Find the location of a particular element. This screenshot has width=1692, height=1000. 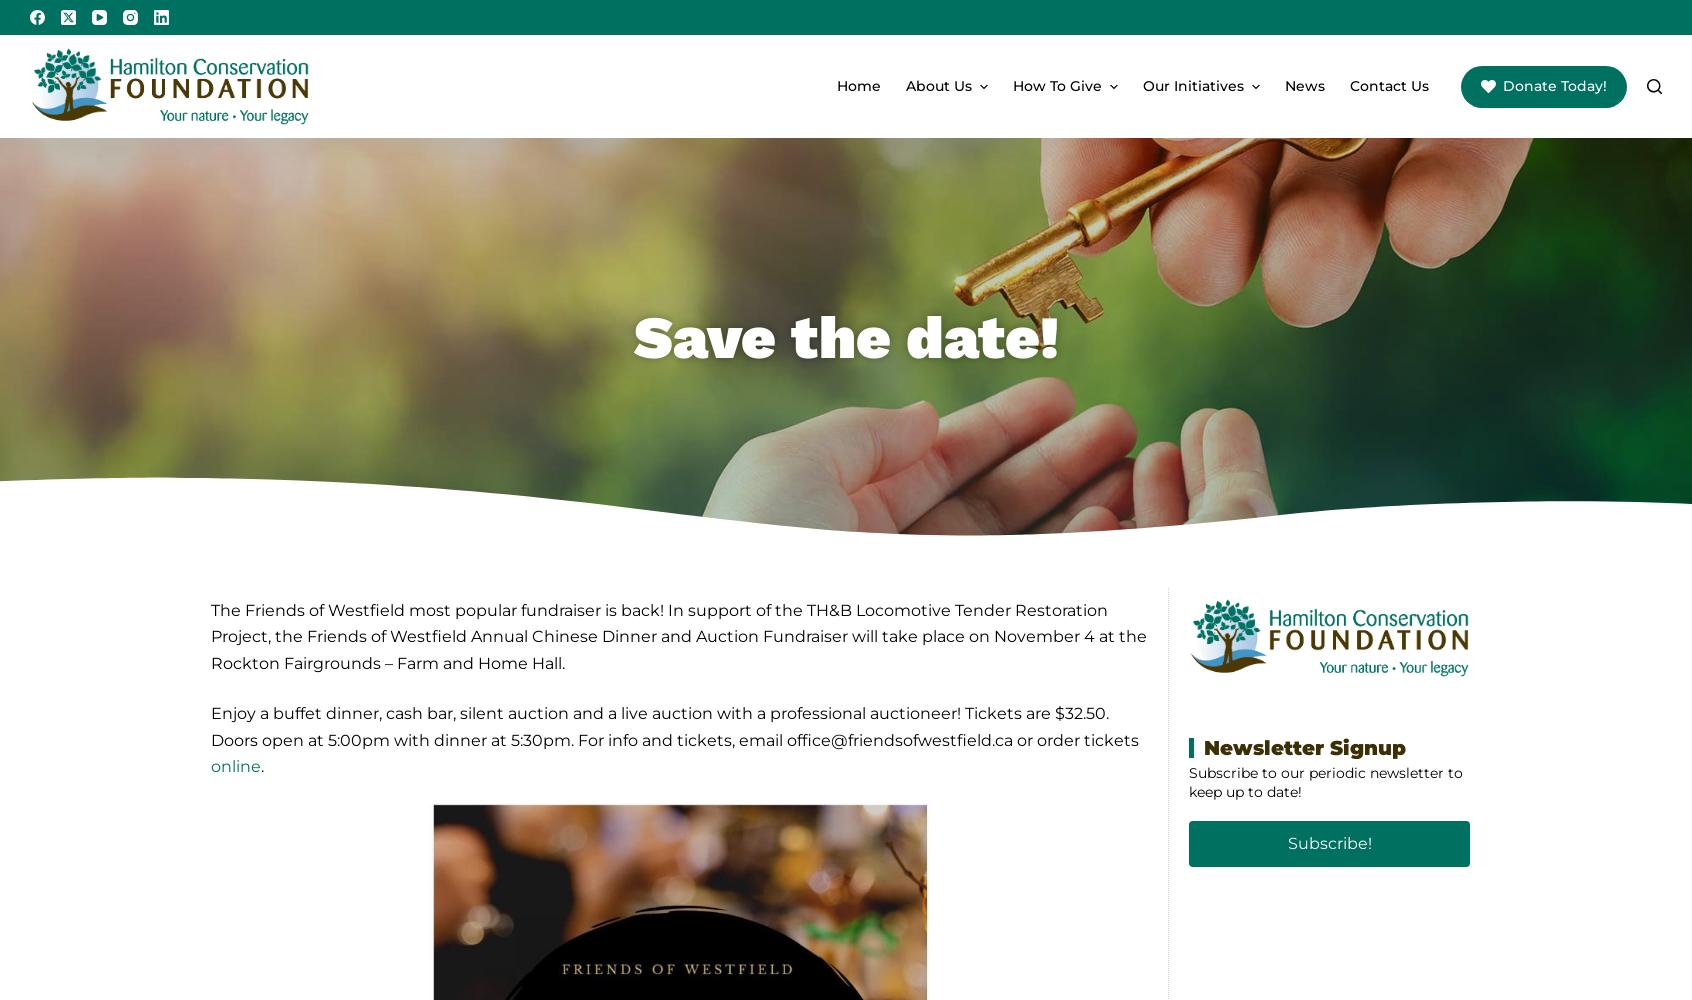

'About Us' is located at coordinates (939, 85).